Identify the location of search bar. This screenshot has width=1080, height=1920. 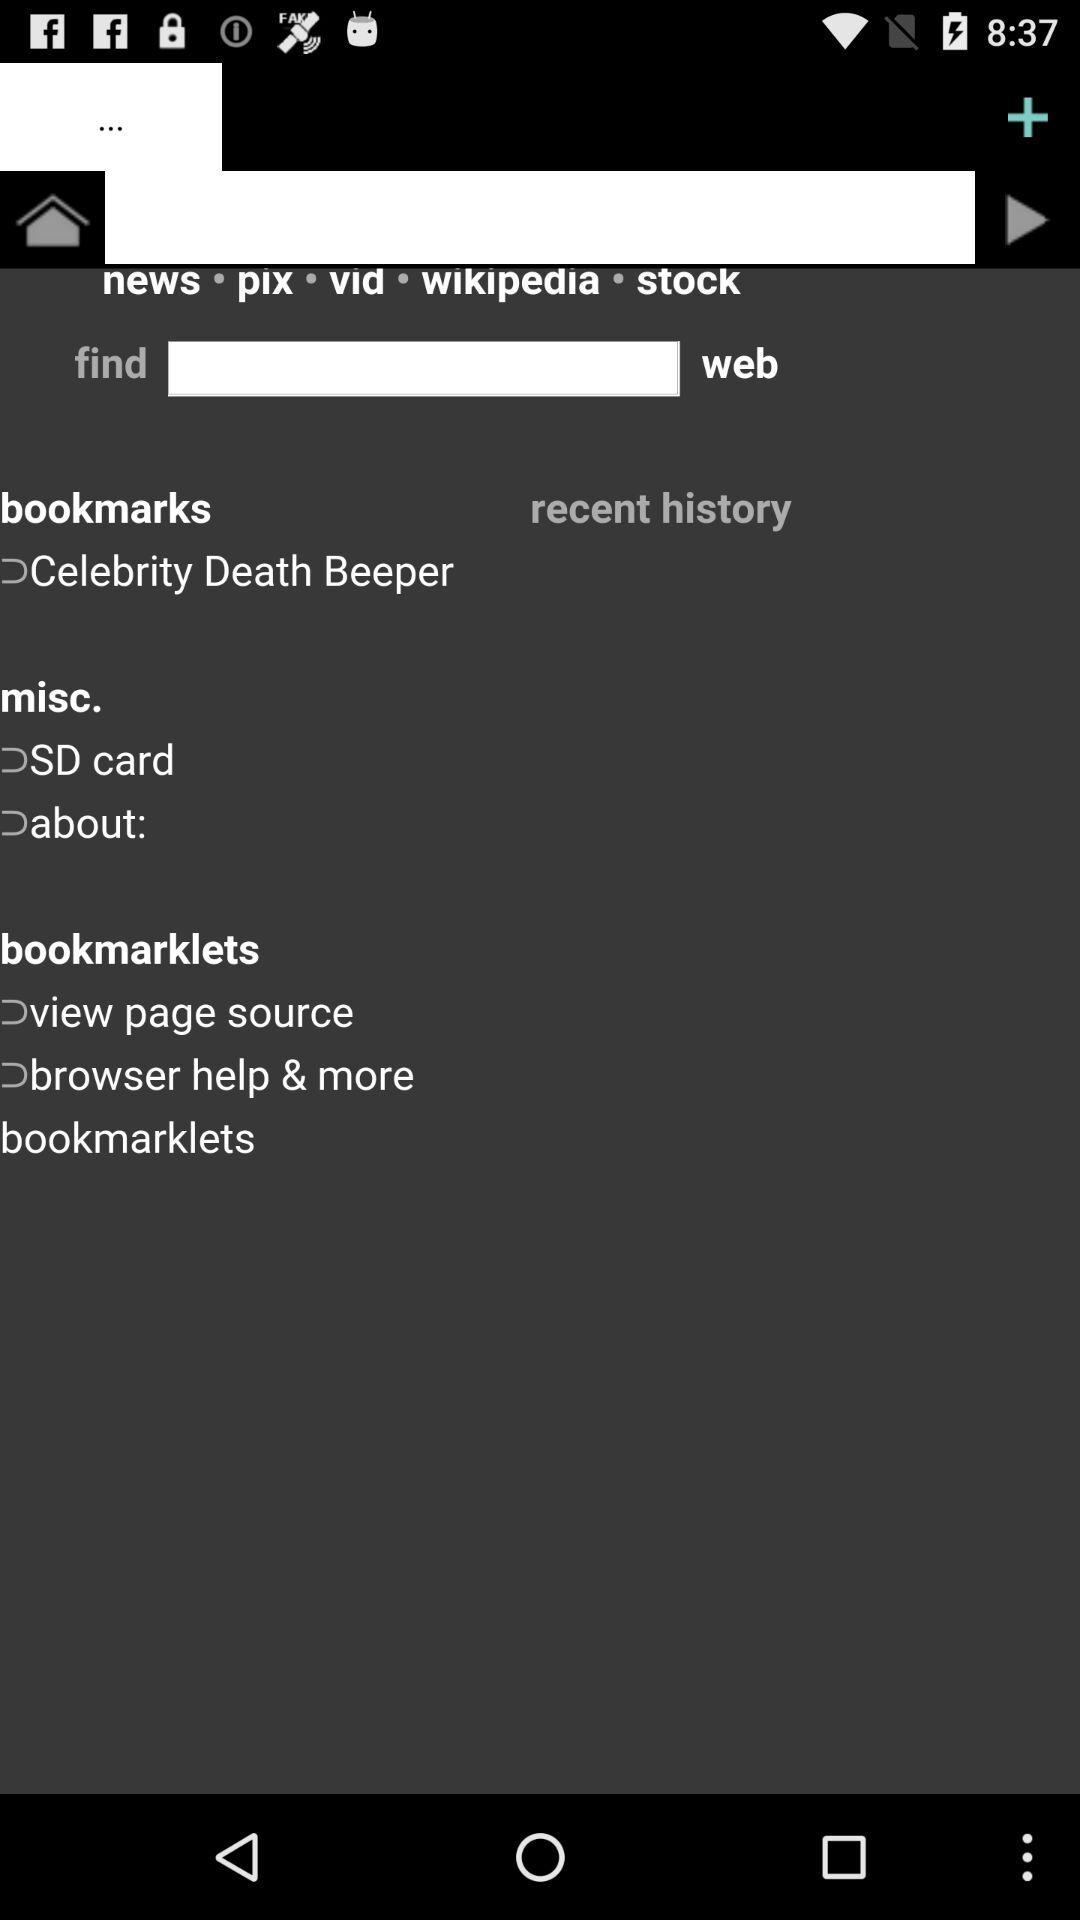
(540, 217).